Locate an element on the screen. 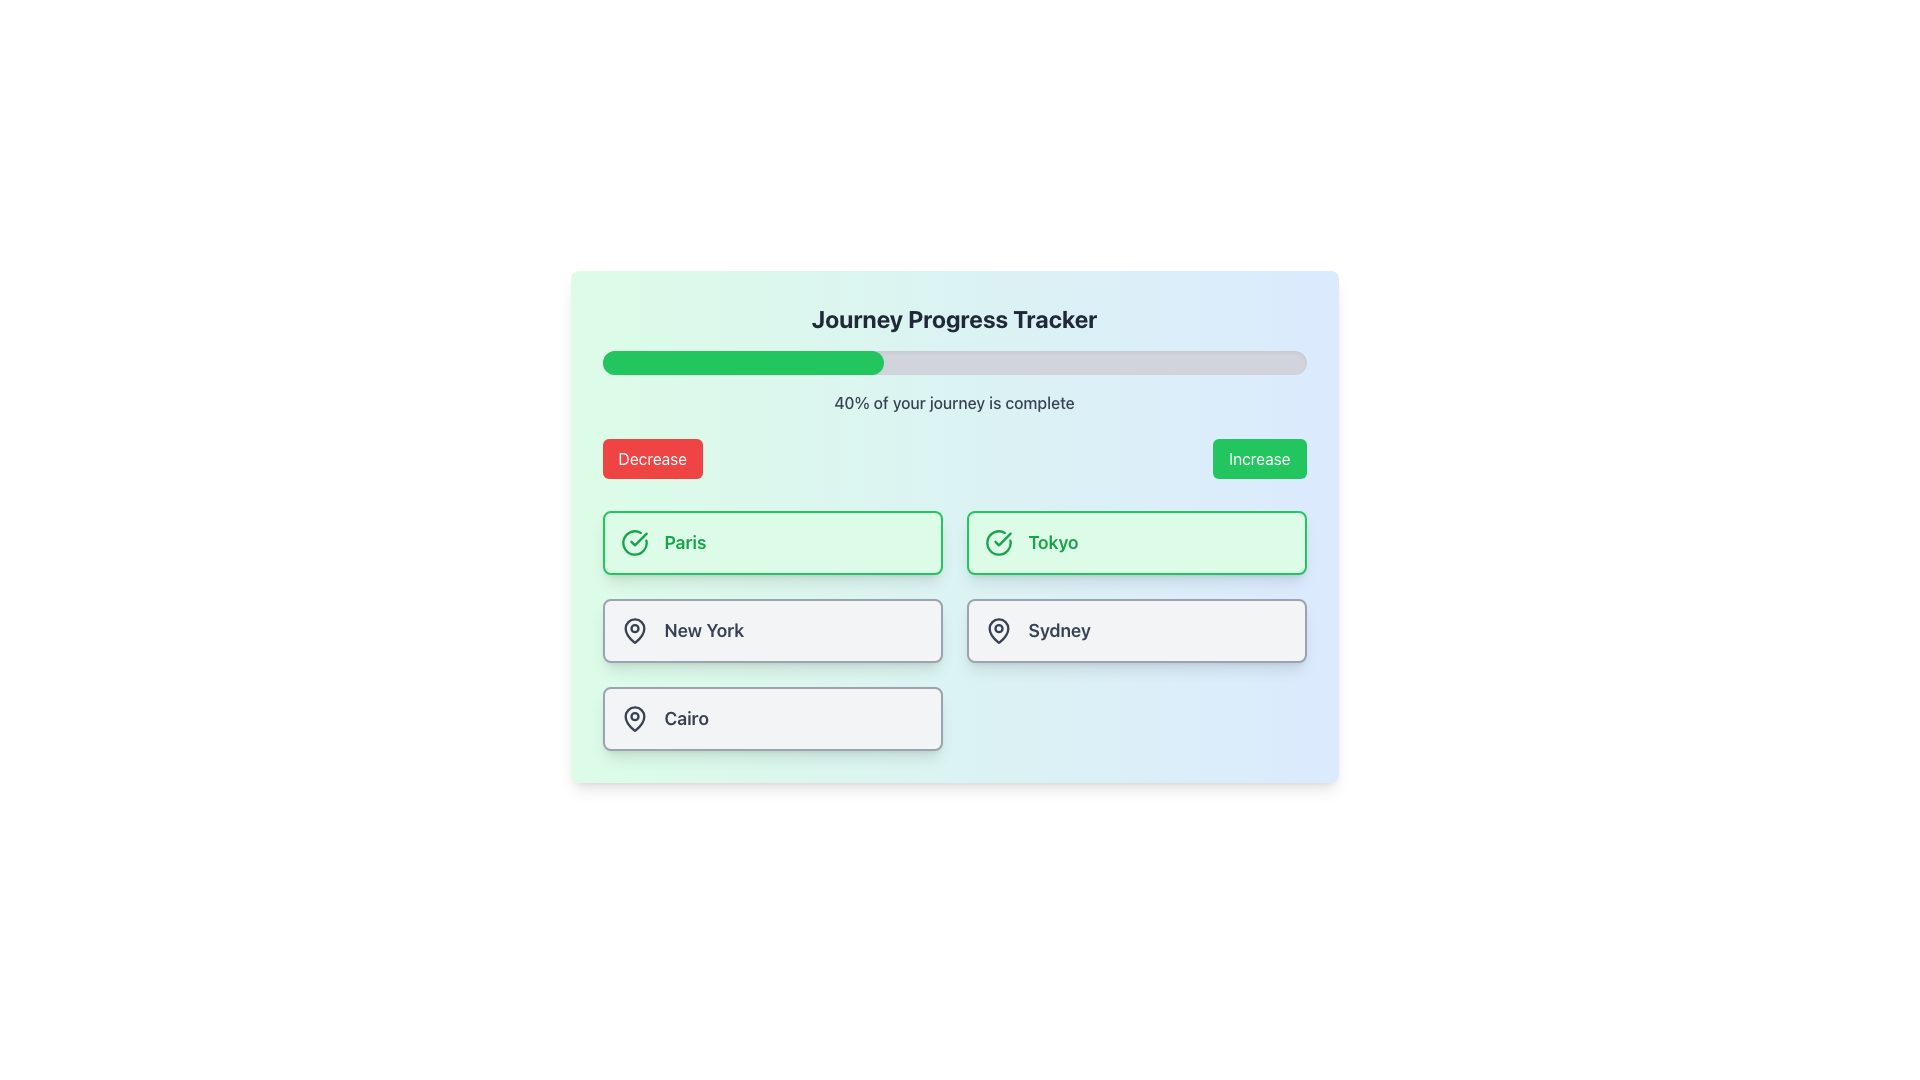 The width and height of the screenshot is (1920, 1080). the green checkmark icon within the button labeled 'Paris' is located at coordinates (1002, 538).